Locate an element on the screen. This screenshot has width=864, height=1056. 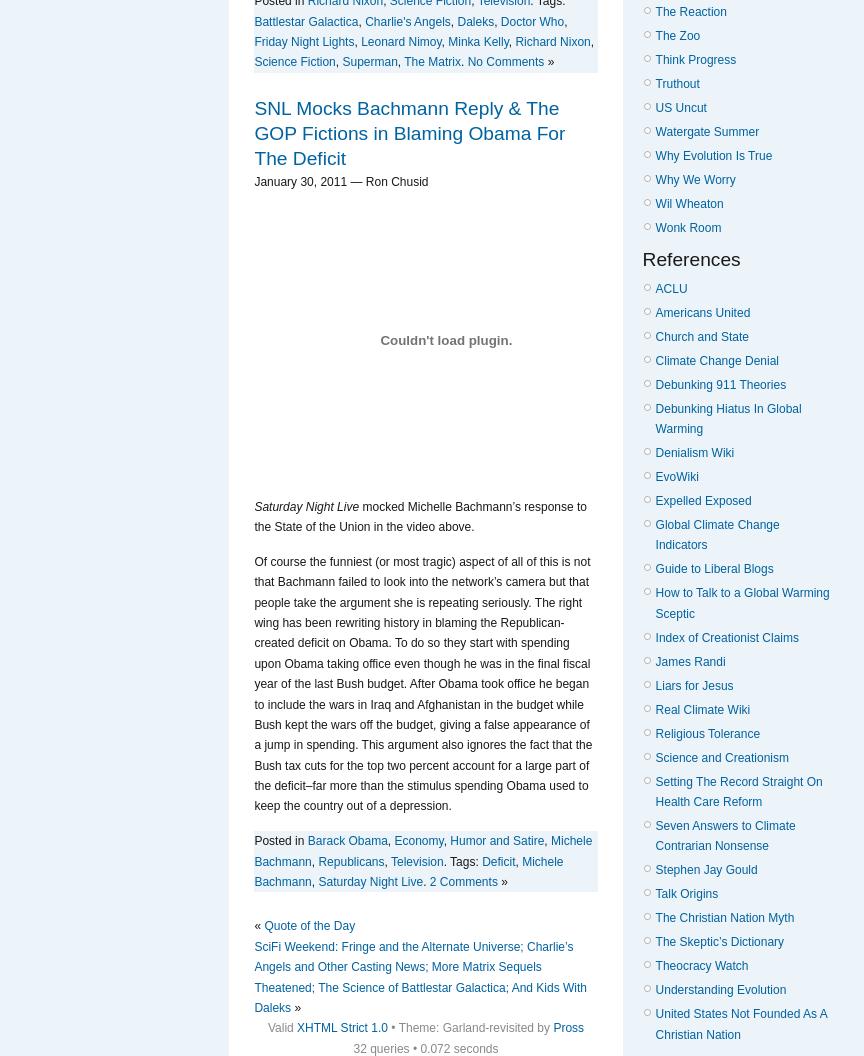
'Daleks' is located at coordinates (475, 21).